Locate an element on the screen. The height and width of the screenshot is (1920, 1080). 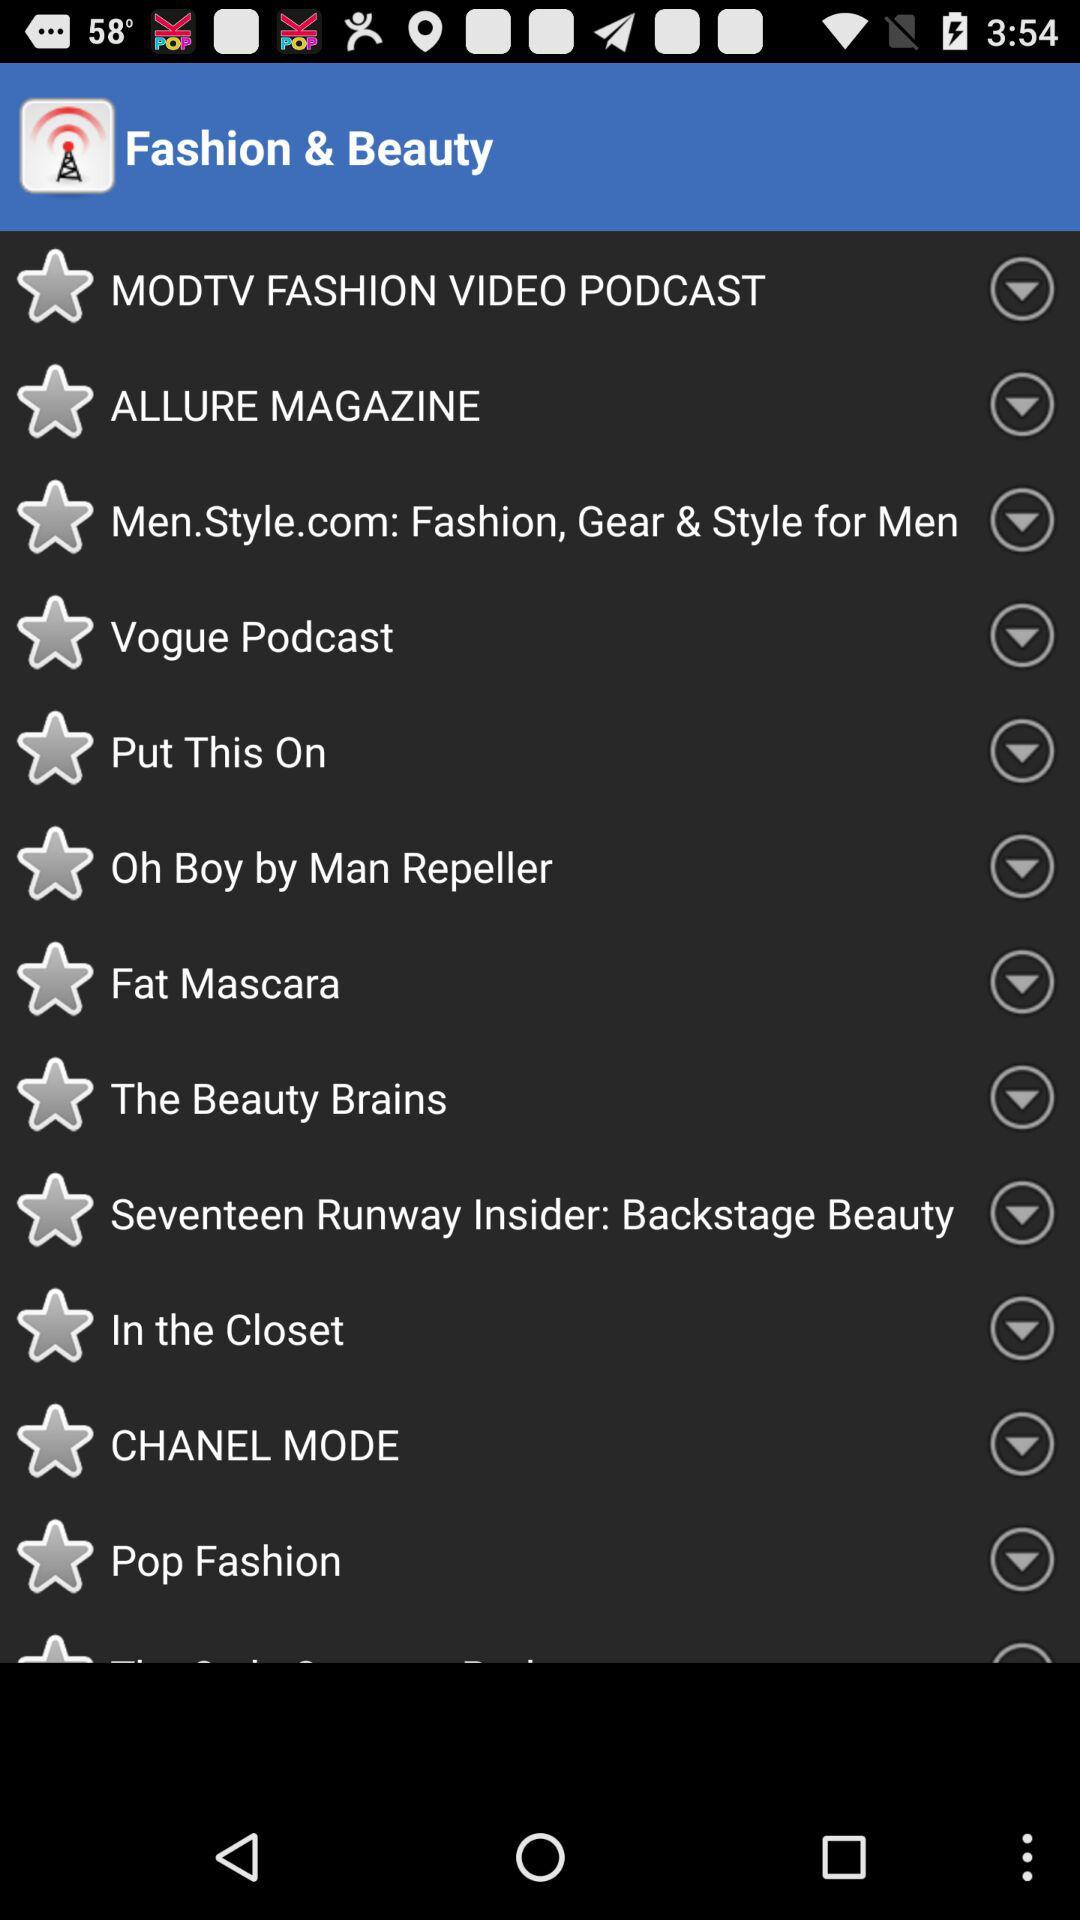
icon below the in the closet icon is located at coordinates (536, 1443).